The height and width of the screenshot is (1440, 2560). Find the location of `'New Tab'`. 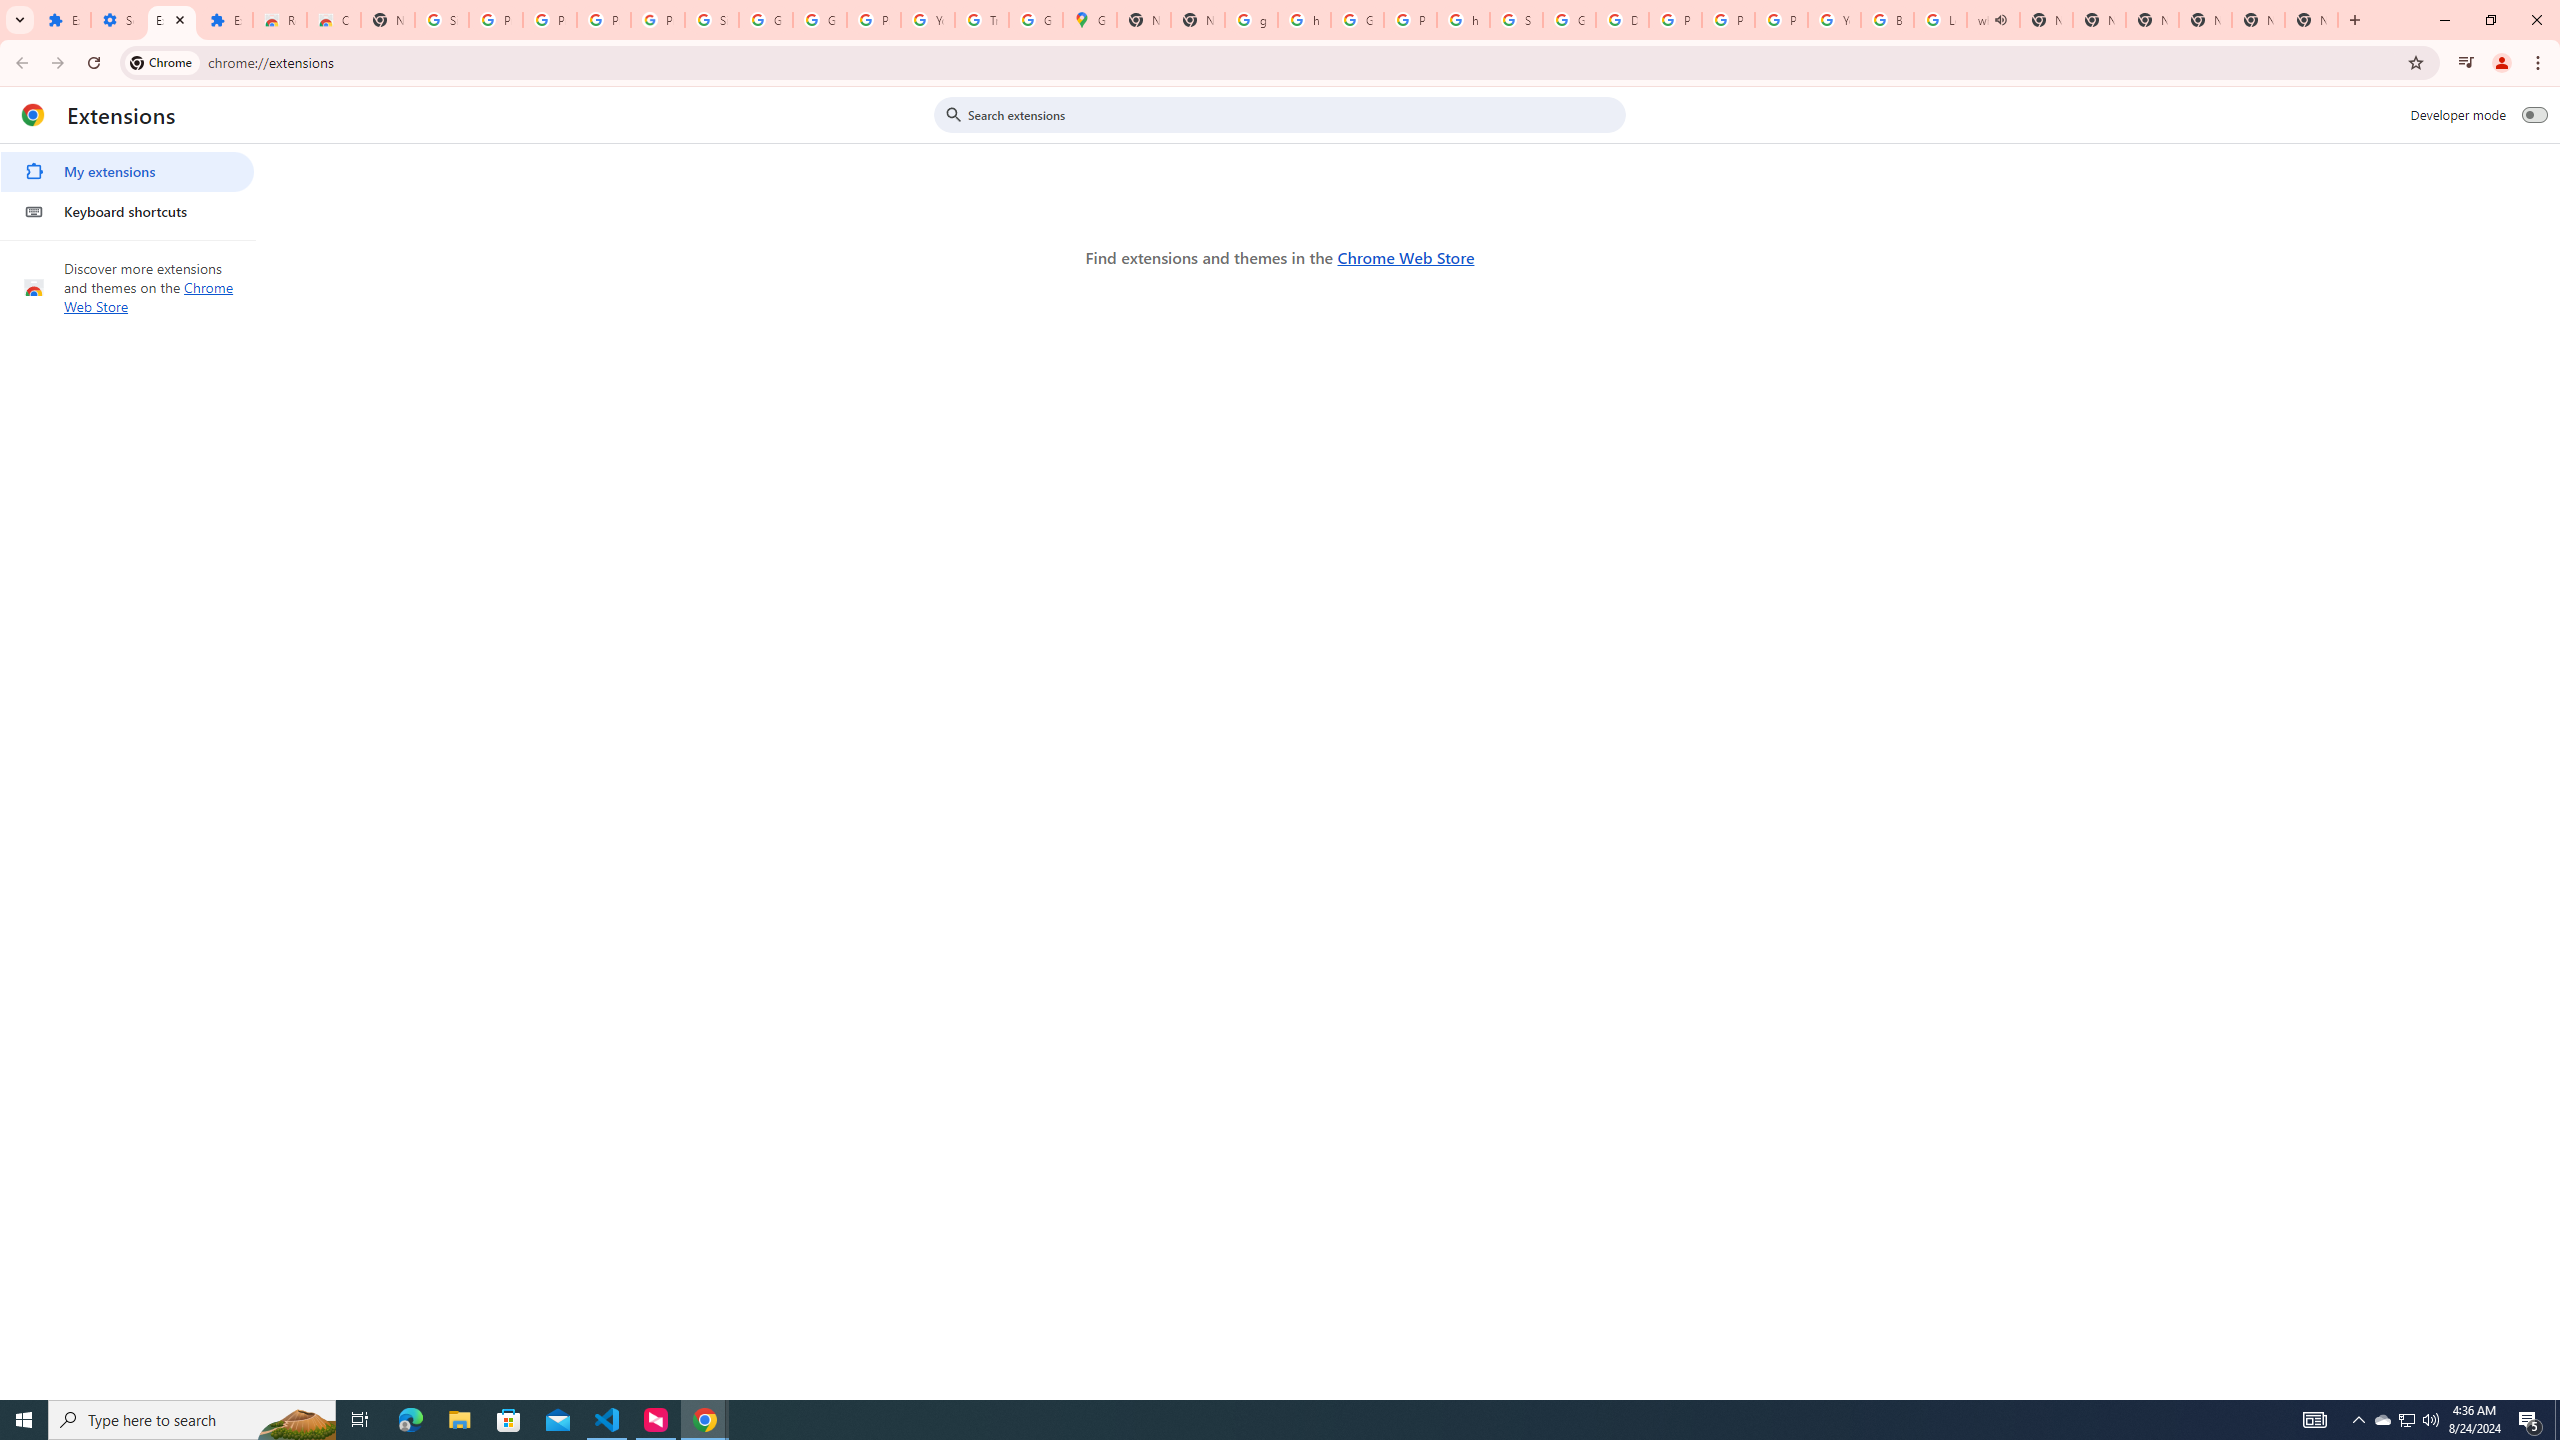

'New Tab' is located at coordinates (2311, 19).